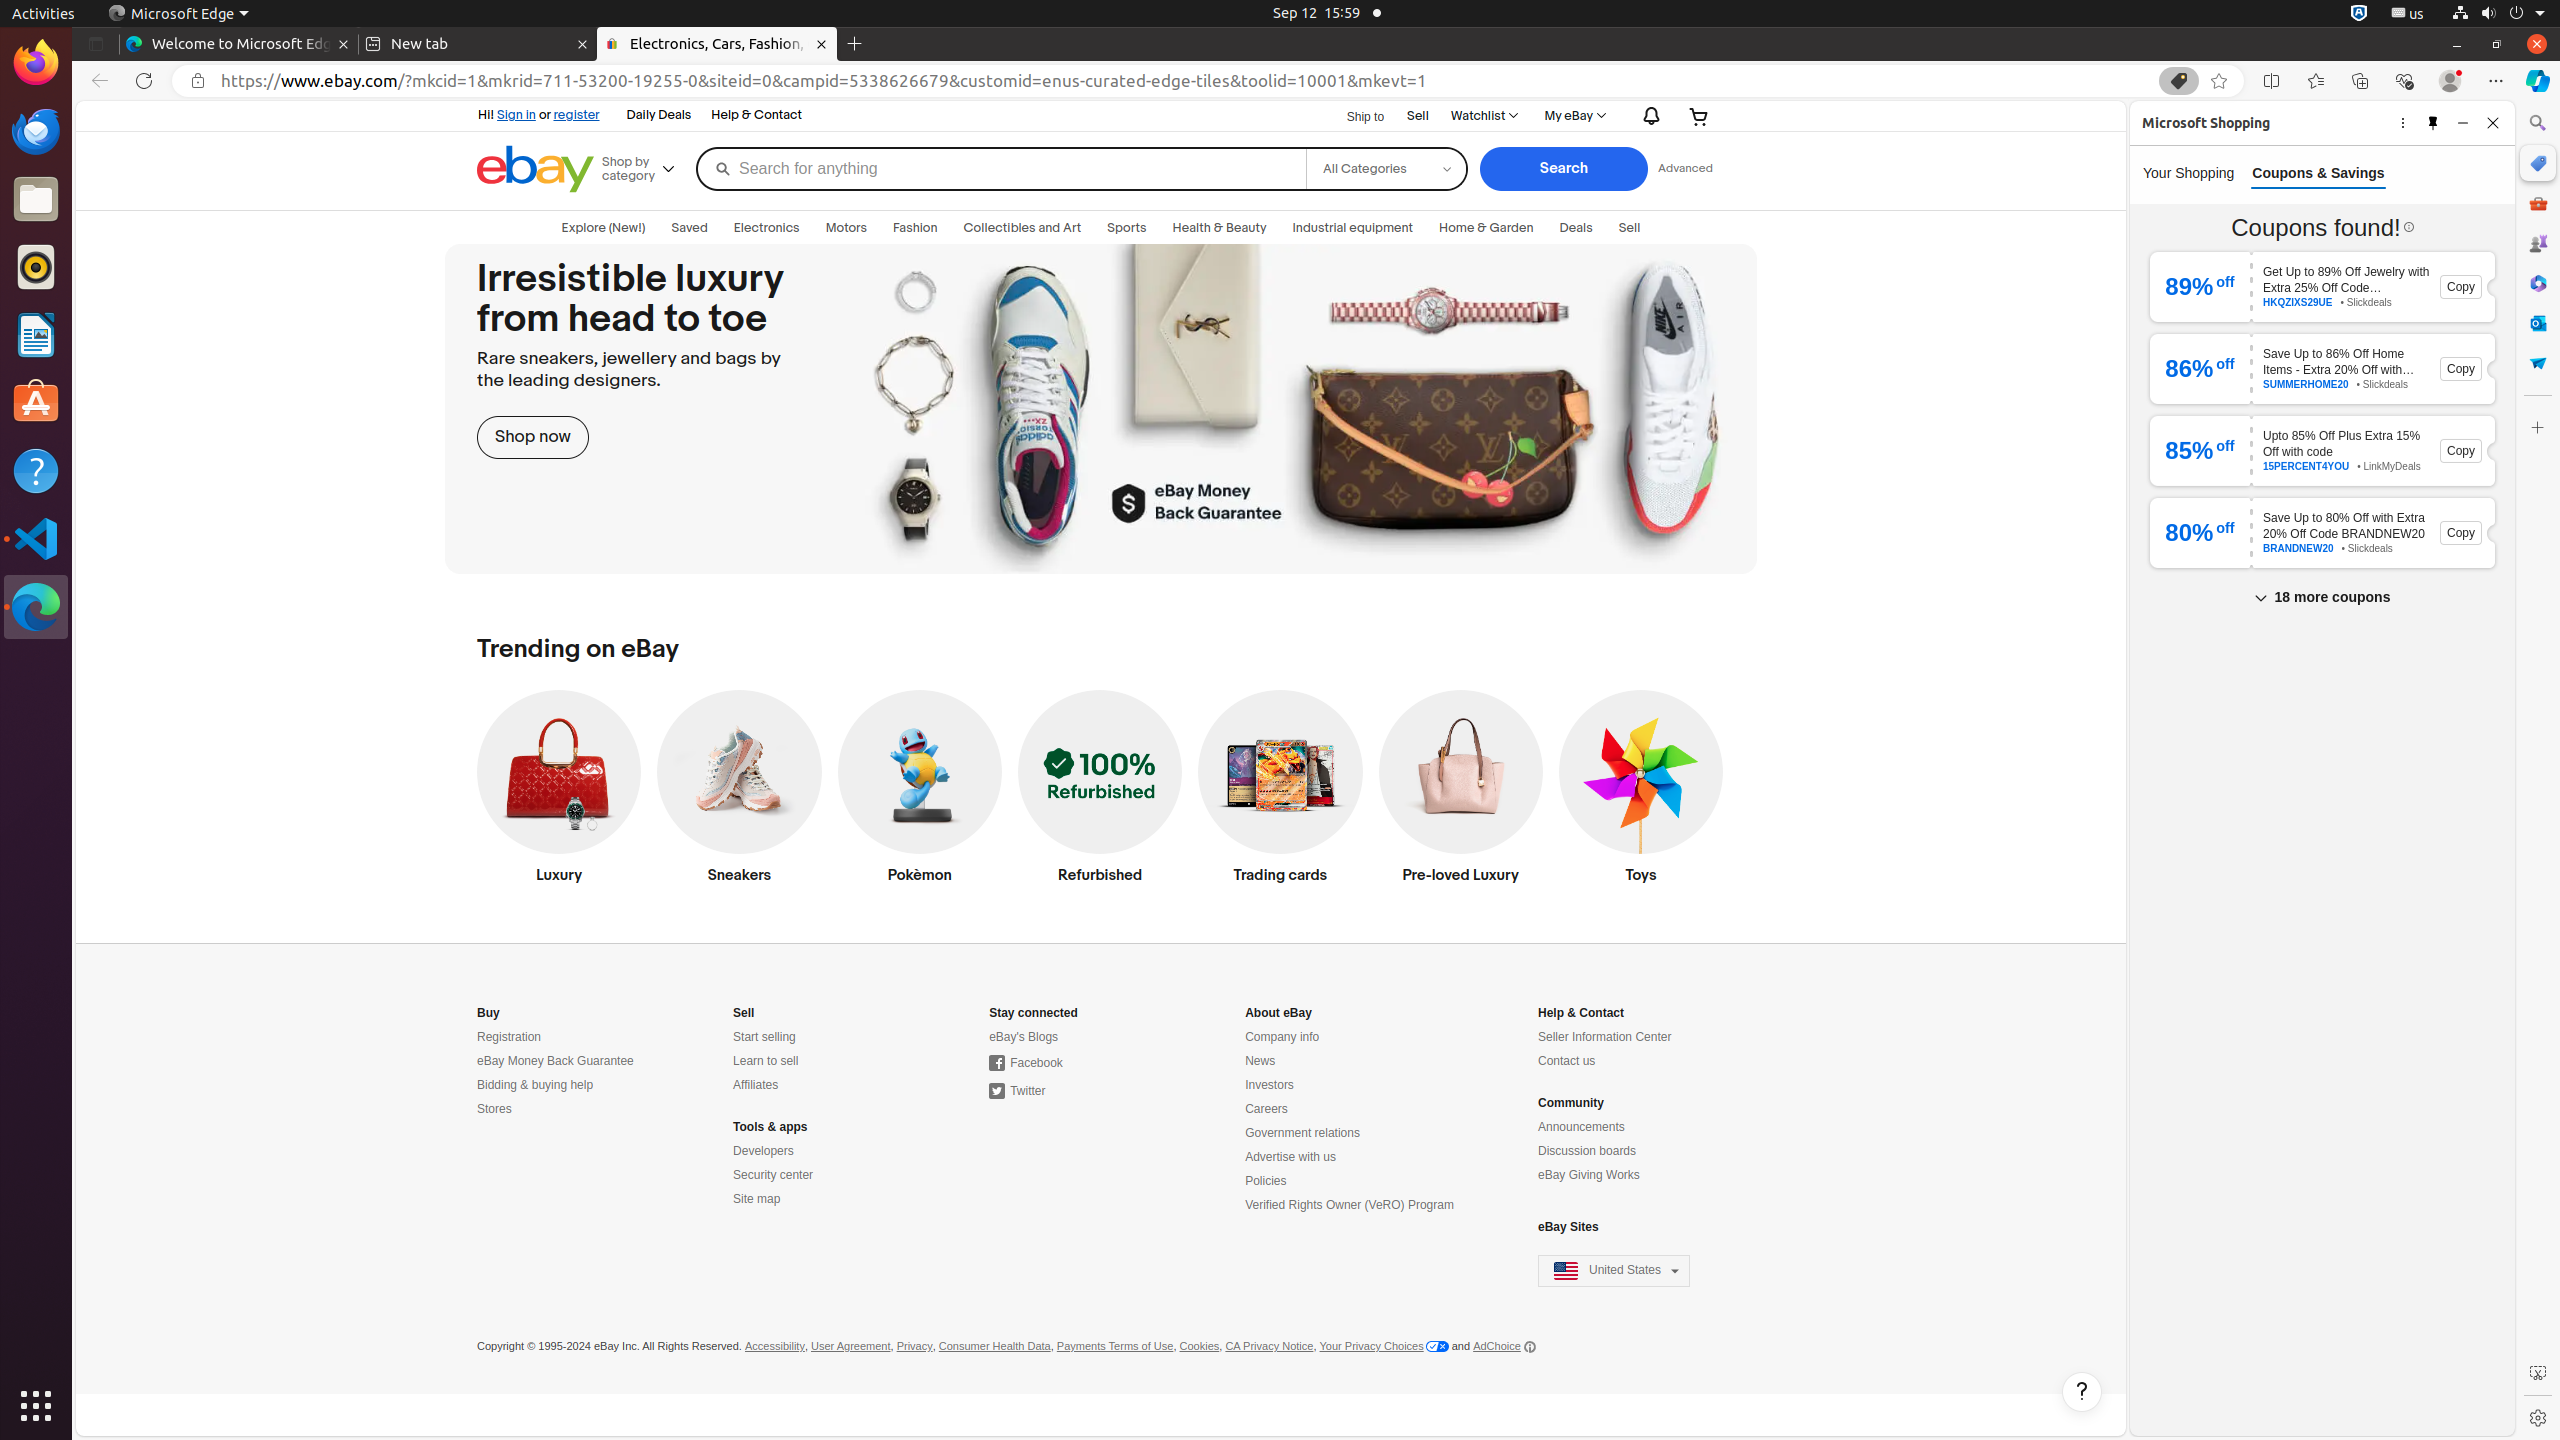 This screenshot has height=1440, width=2560. I want to click on '89 % off Get Up to 89% Off Jewelry with Extra 25% Off Code HKQZIXS29UE HKQZIXS29UE • Slickdeals Copy', so click(2321, 286).